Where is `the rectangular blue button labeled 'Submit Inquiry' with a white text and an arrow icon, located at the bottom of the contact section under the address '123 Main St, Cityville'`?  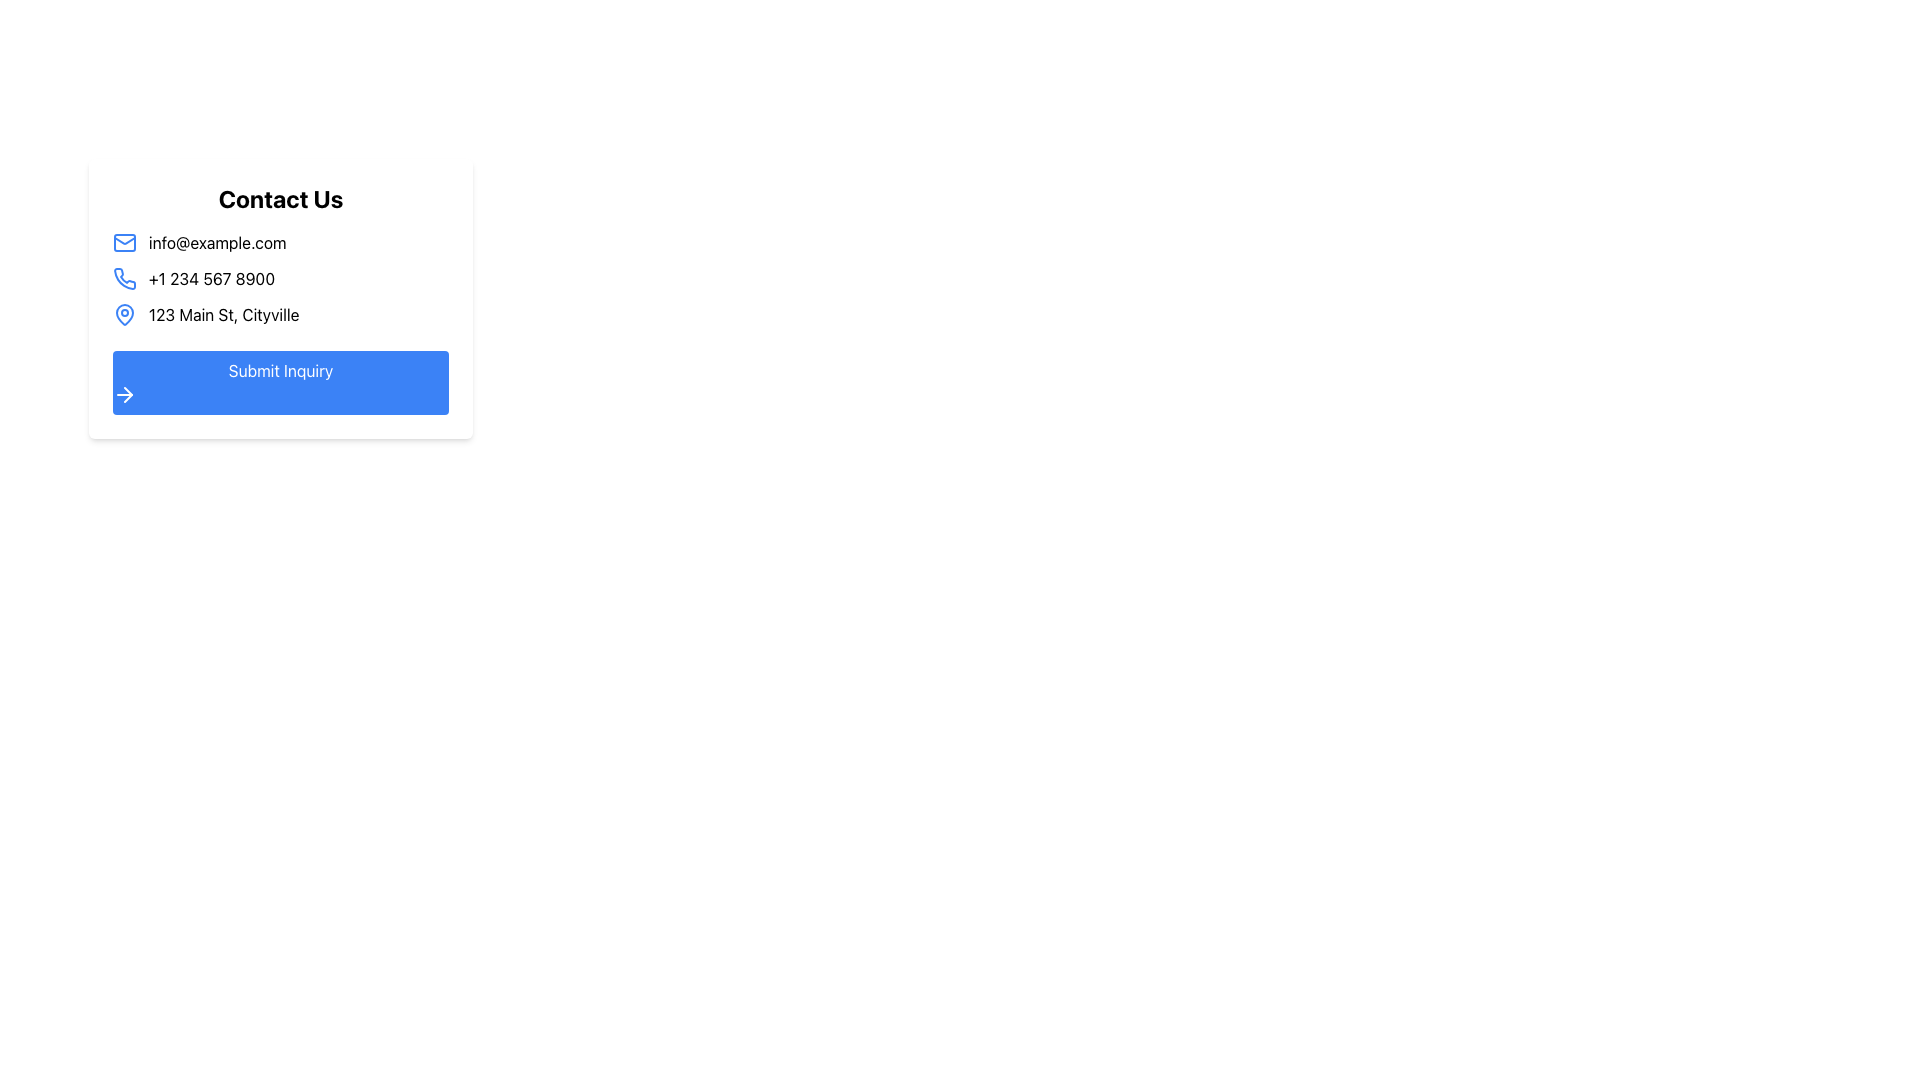
the rectangular blue button labeled 'Submit Inquiry' with a white text and an arrow icon, located at the bottom of the contact section under the address '123 Main St, Cityville' is located at coordinates (280, 382).